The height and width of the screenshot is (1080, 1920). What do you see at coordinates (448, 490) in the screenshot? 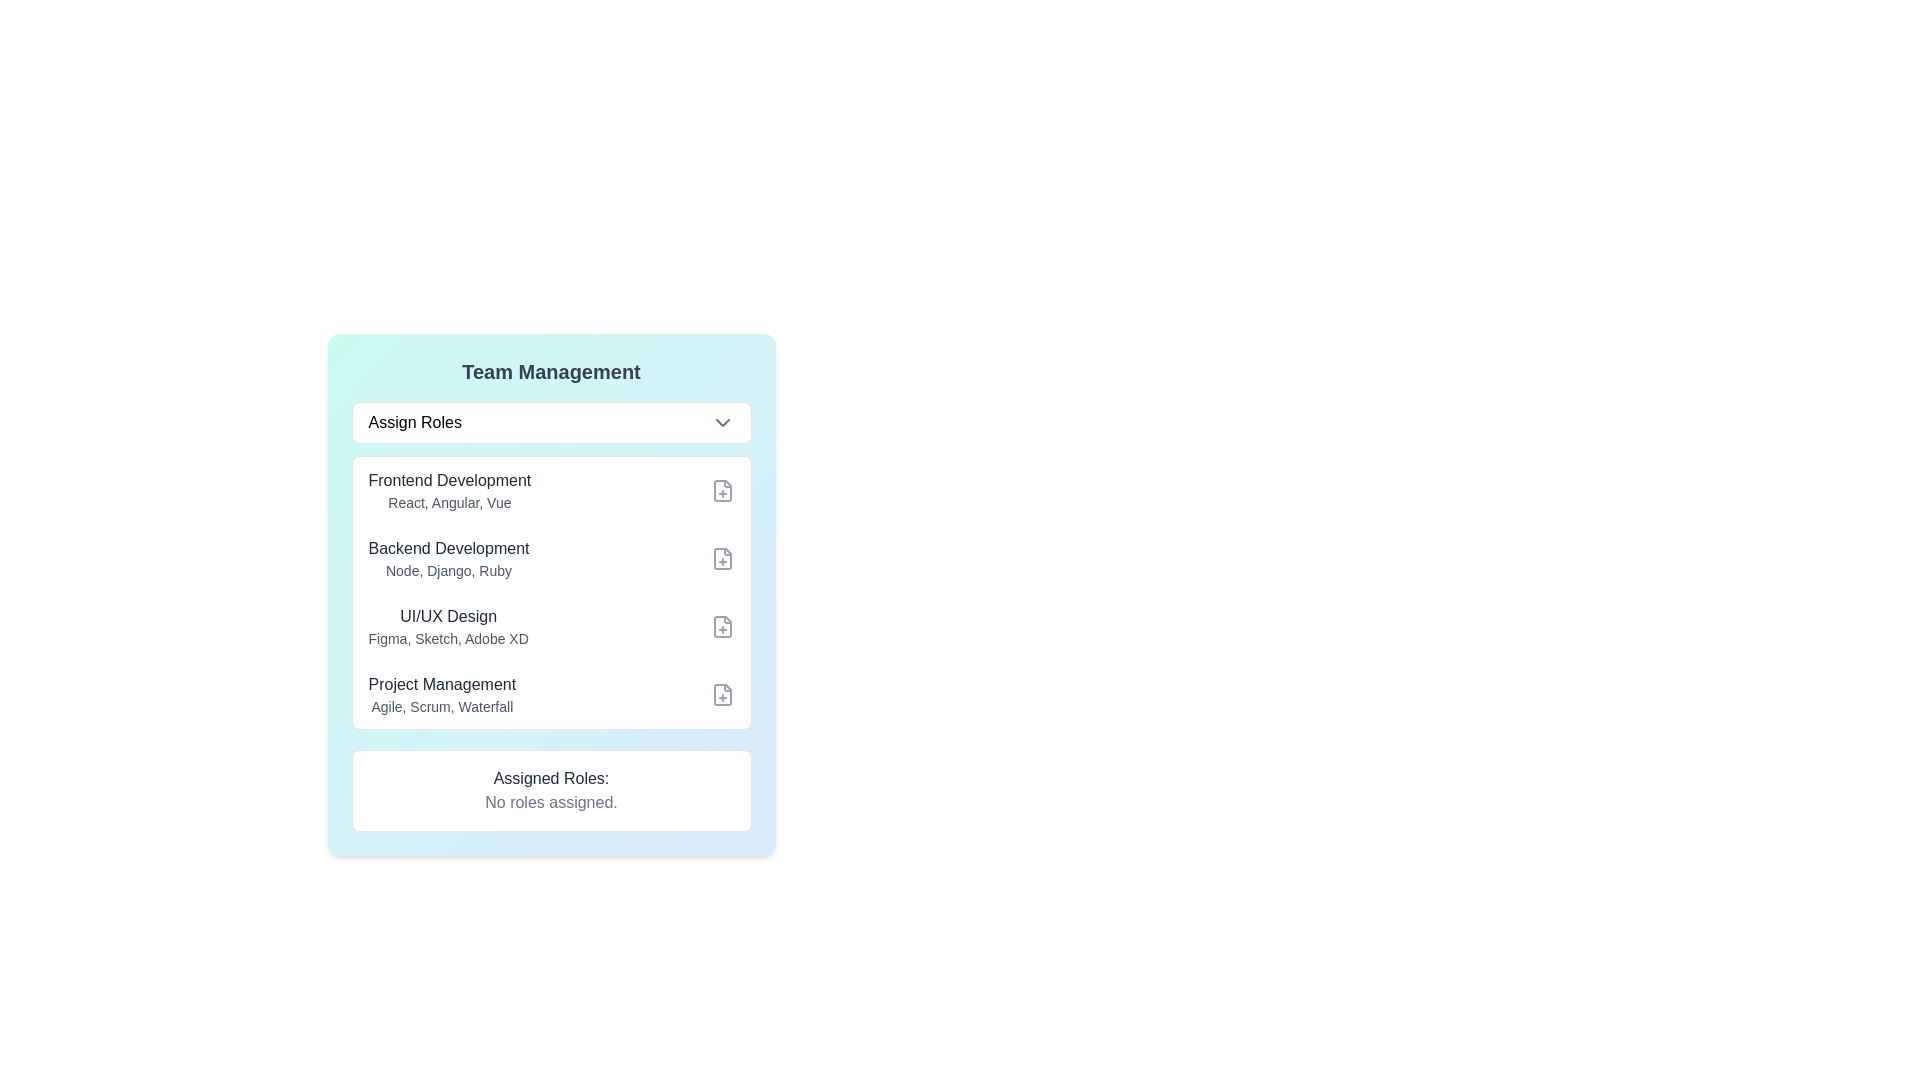
I see `text content of the 'Frontend Development' text display element located in the top left section of the 'Team Management' panel` at bounding box center [448, 490].